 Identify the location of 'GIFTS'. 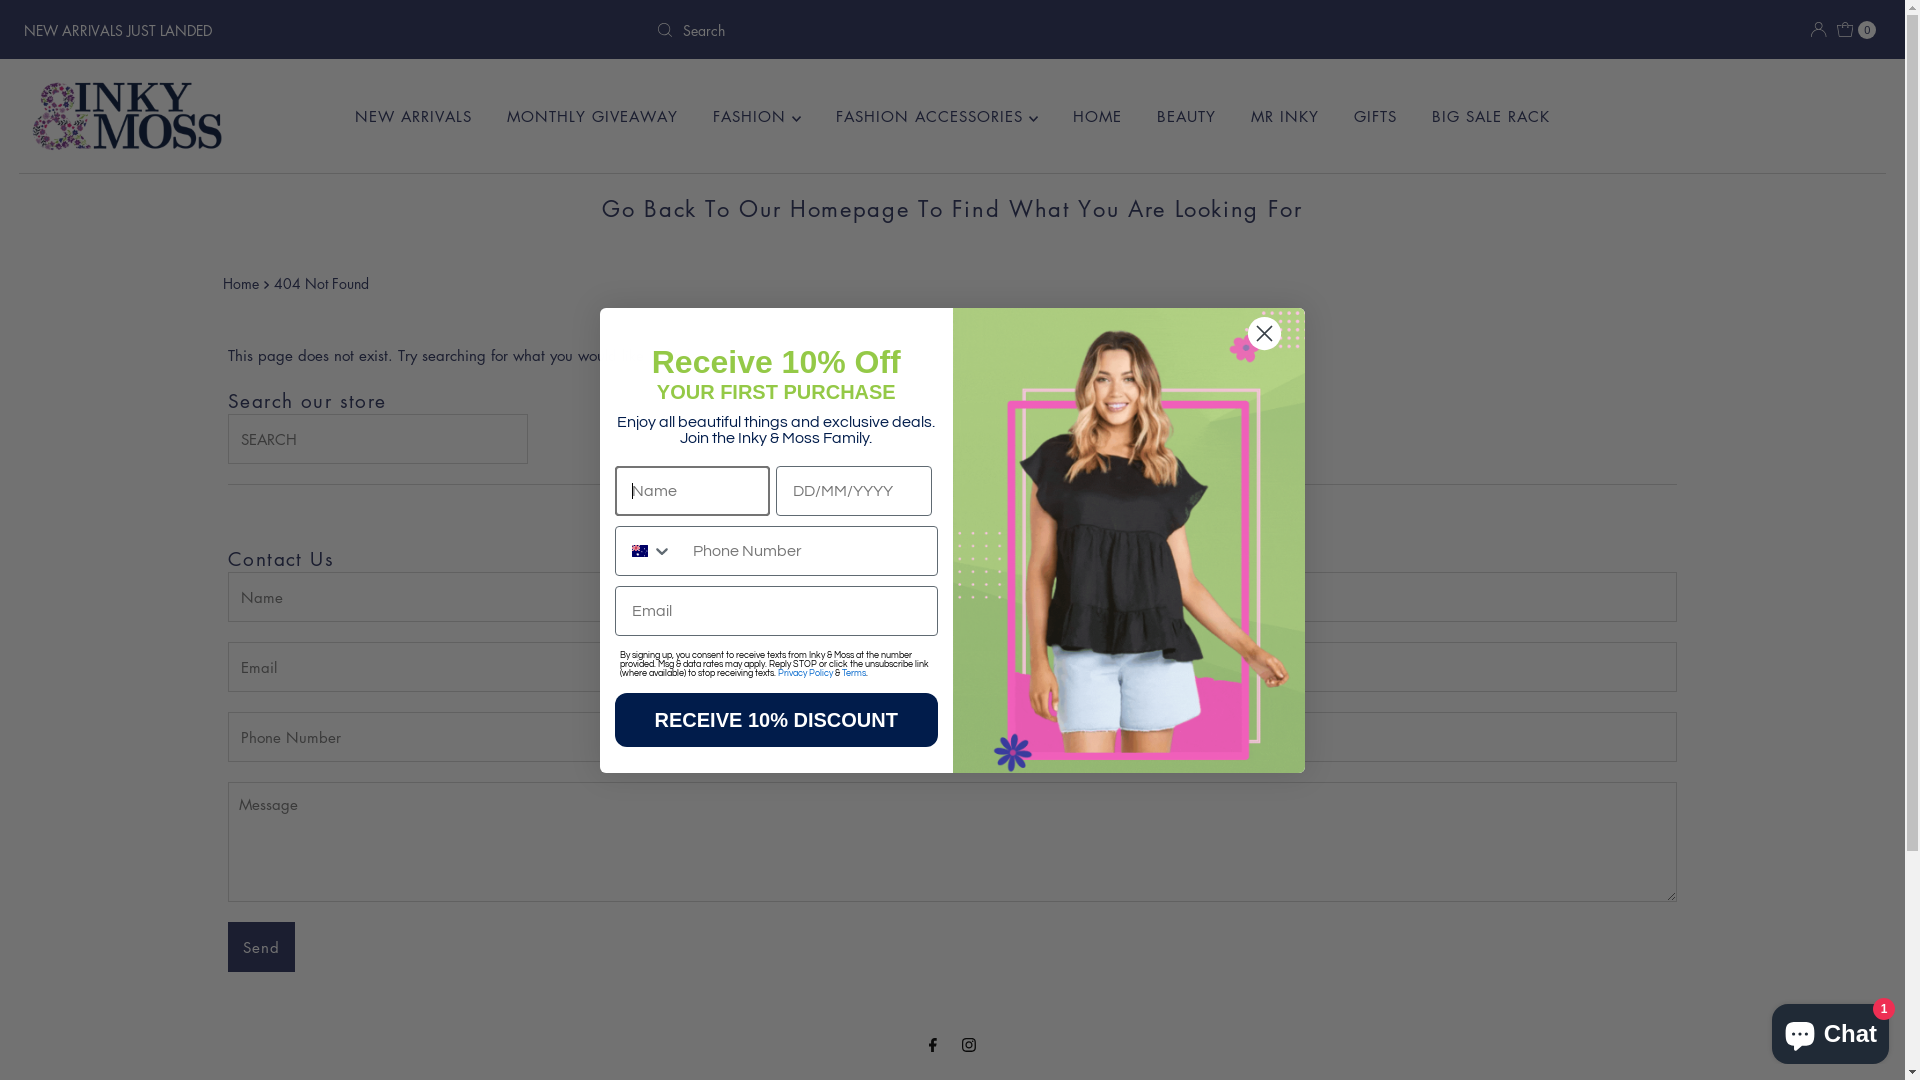
(1374, 115).